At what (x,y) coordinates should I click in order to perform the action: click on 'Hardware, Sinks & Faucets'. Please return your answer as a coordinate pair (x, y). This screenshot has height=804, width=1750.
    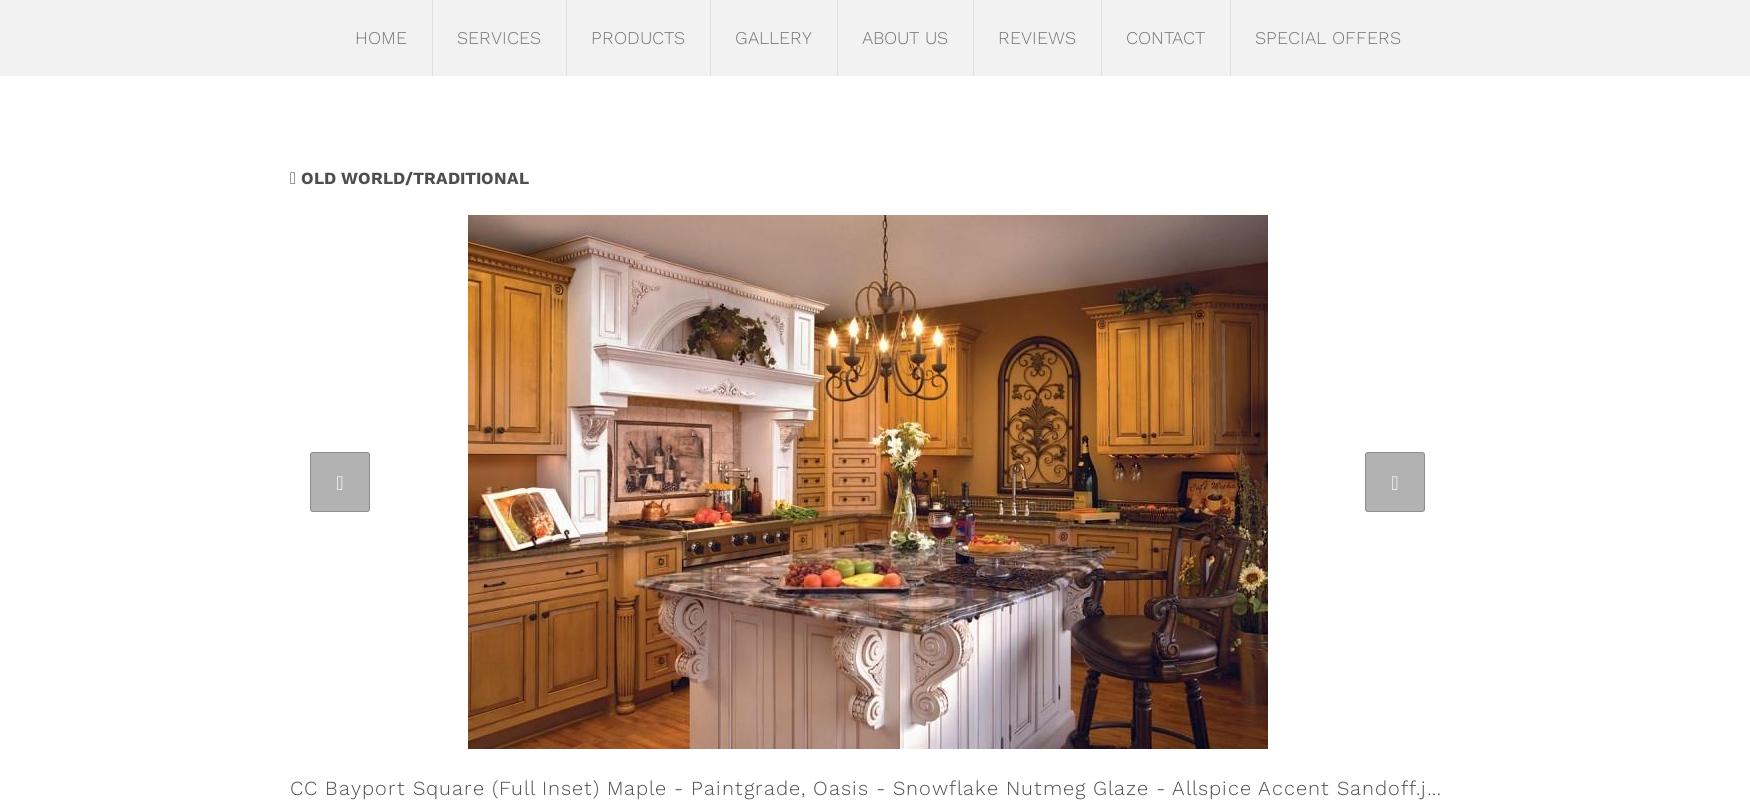
    Looking at the image, I should click on (662, 224).